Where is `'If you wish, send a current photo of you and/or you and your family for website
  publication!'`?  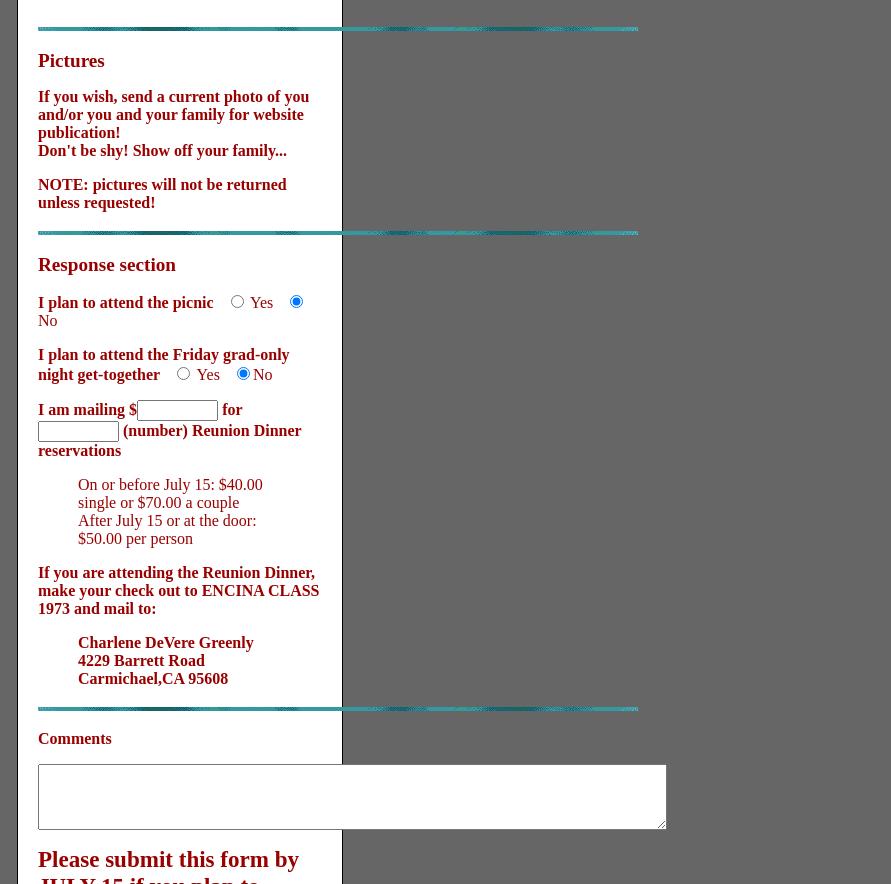
'If you wish, send a current photo of you and/or you and your family for website
  publication!' is located at coordinates (37, 113).